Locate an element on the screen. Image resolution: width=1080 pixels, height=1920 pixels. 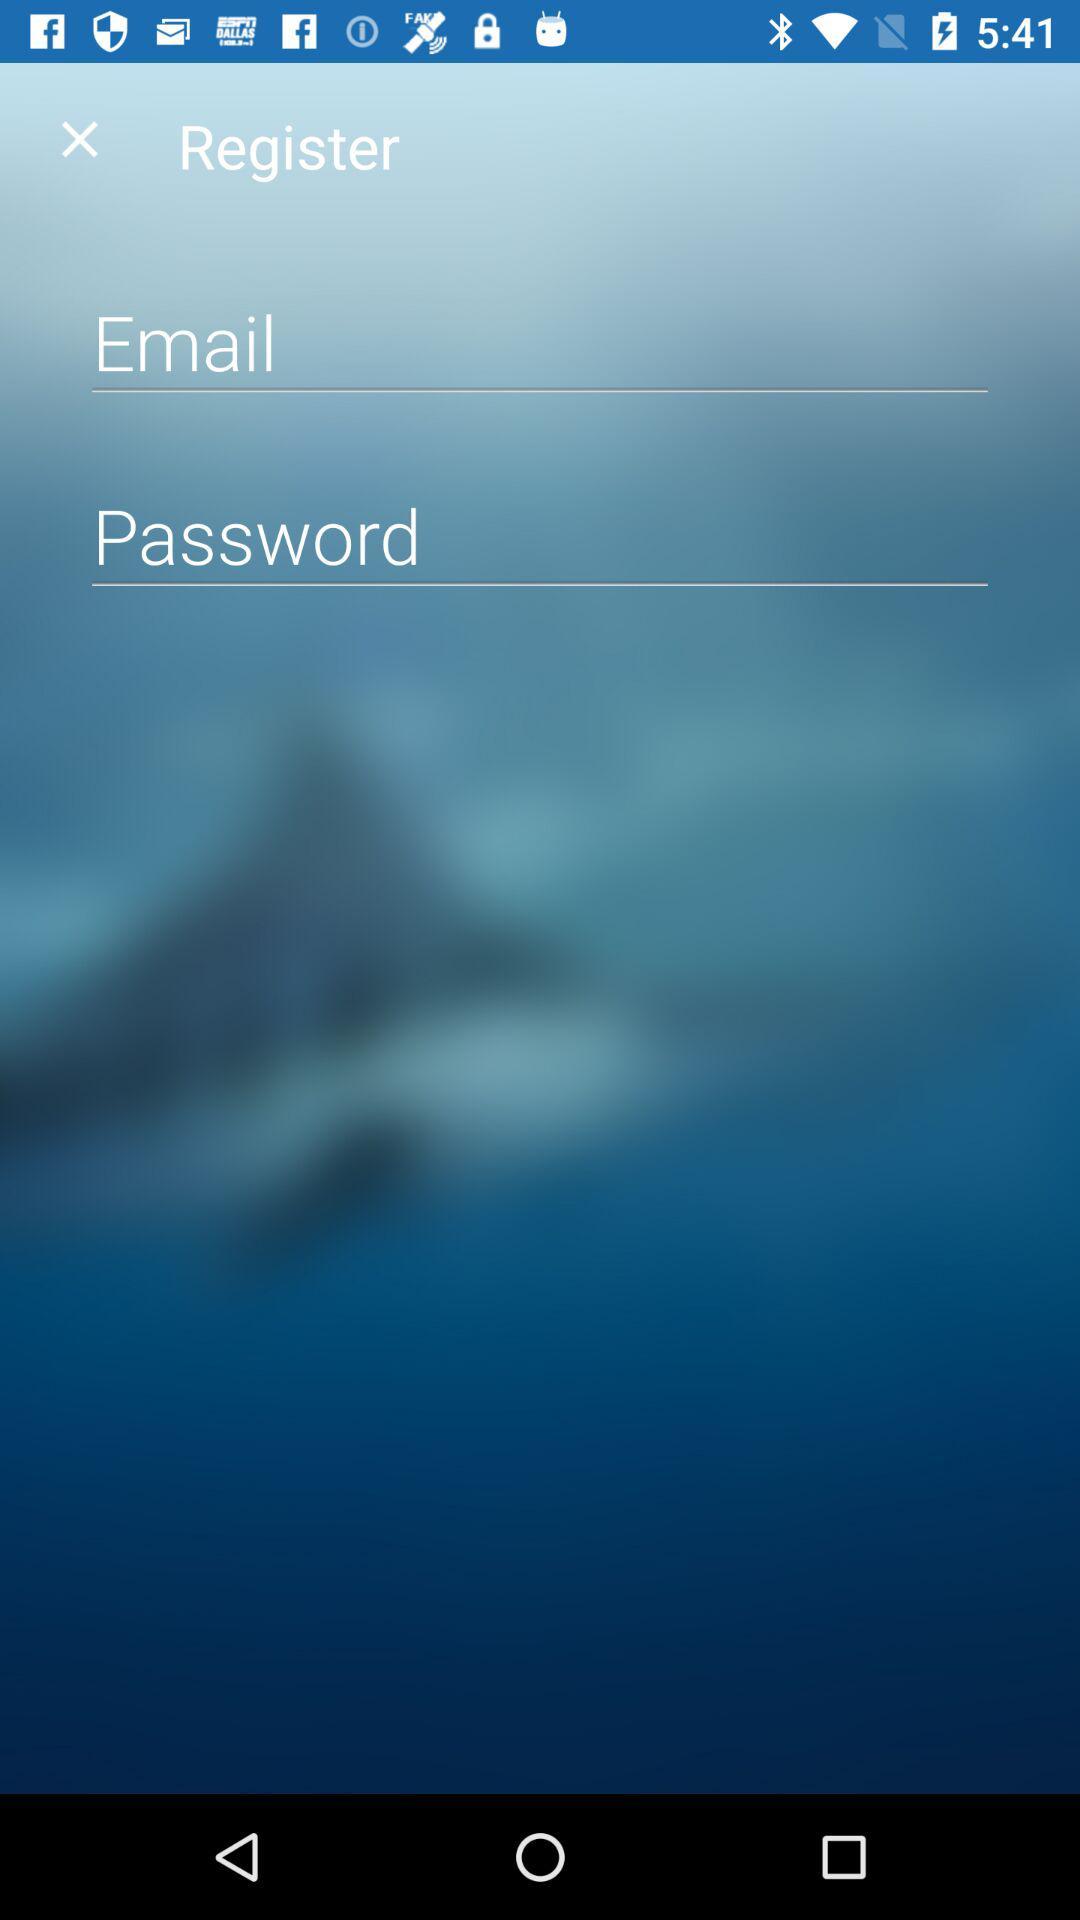
email address is located at coordinates (540, 341).